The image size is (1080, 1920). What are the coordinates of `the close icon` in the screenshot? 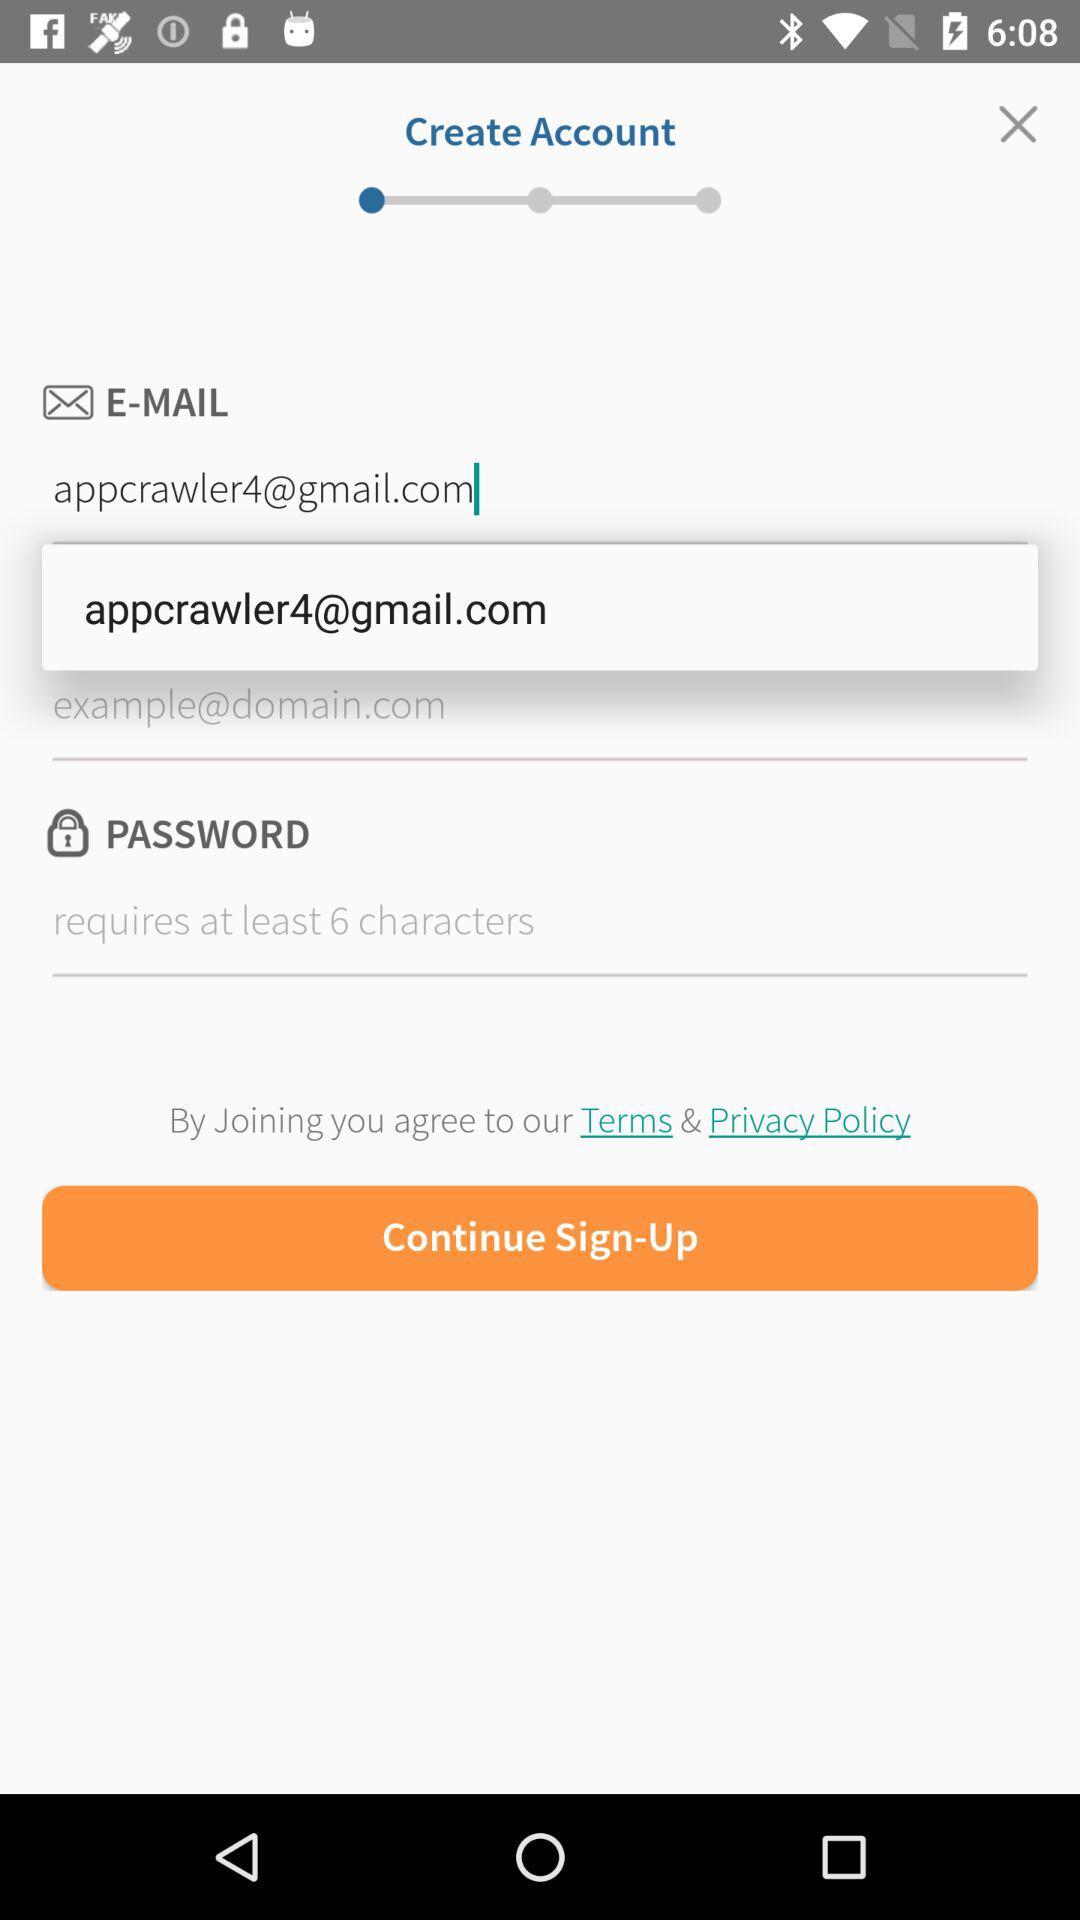 It's located at (1018, 123).